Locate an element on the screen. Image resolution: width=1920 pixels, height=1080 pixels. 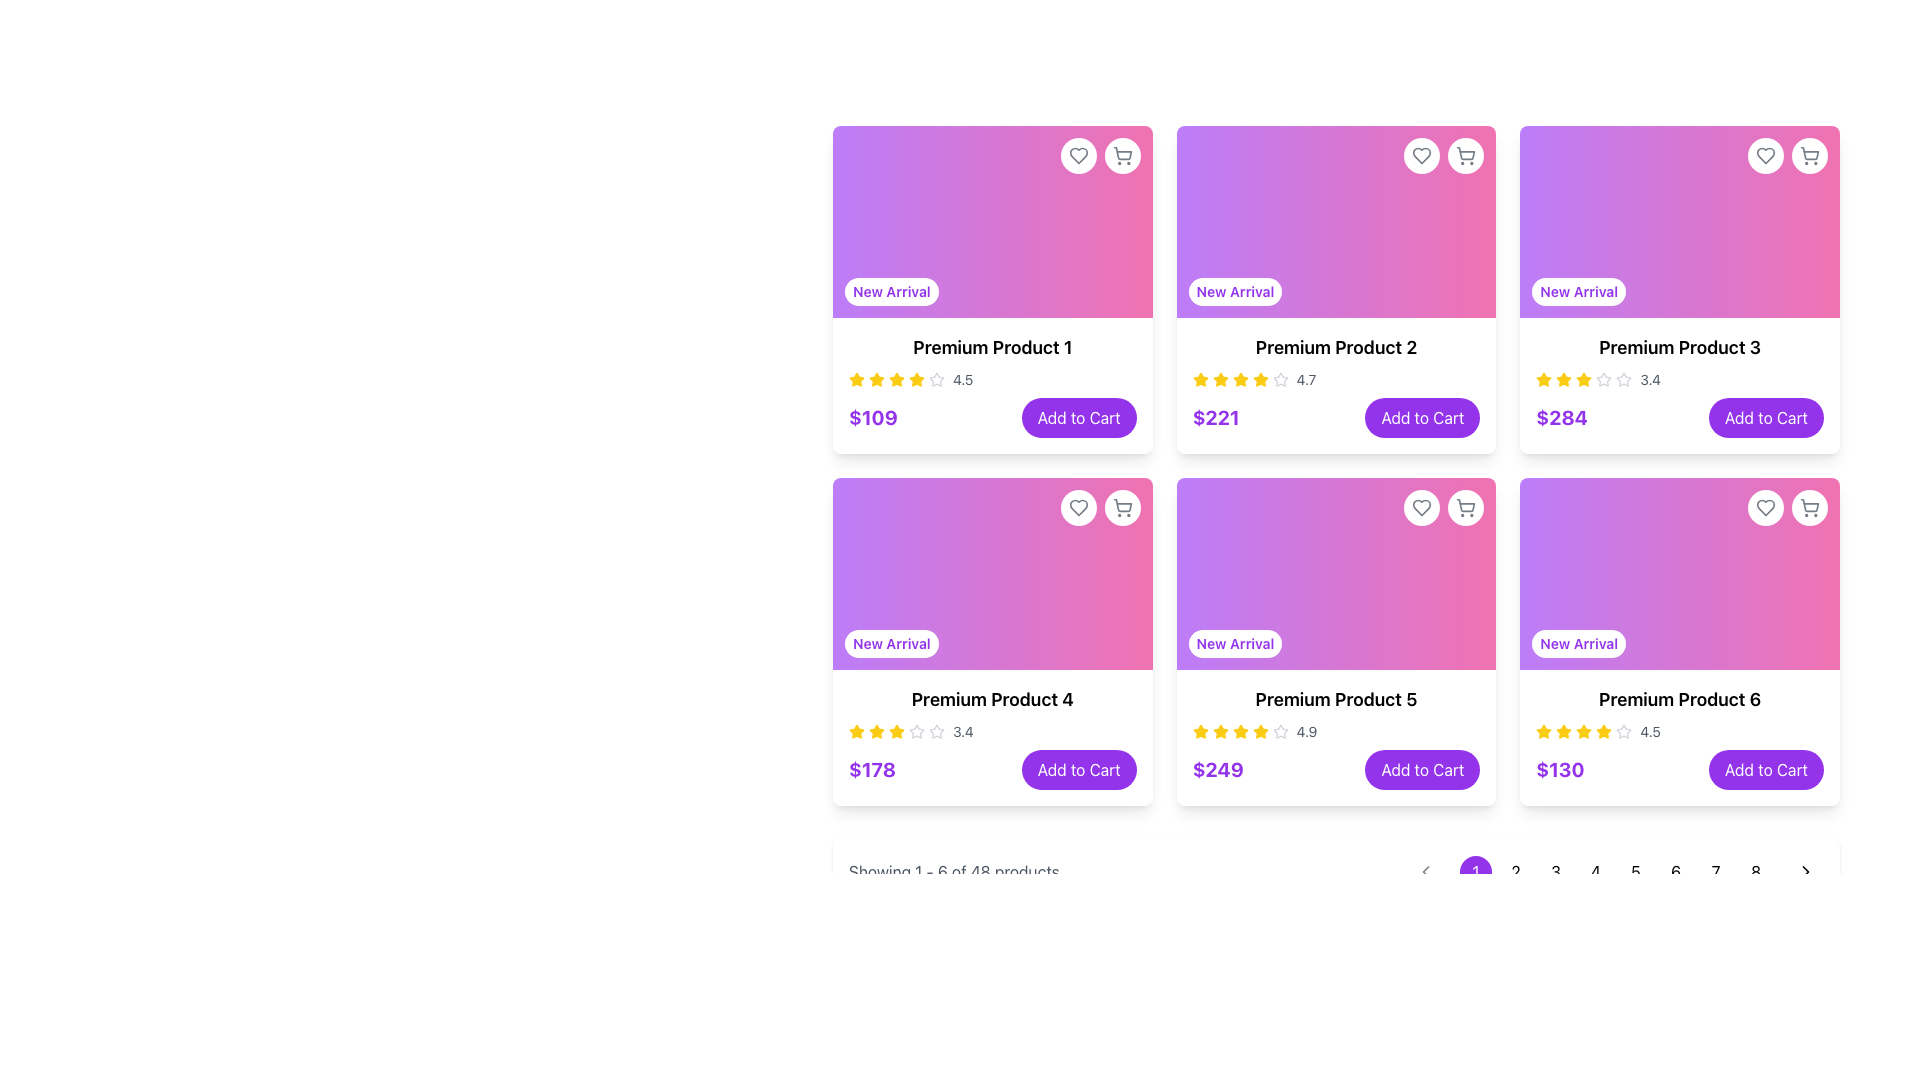
the circular button with a white background and the number '5' displayed in black text is located at coordinates (1636, 870).